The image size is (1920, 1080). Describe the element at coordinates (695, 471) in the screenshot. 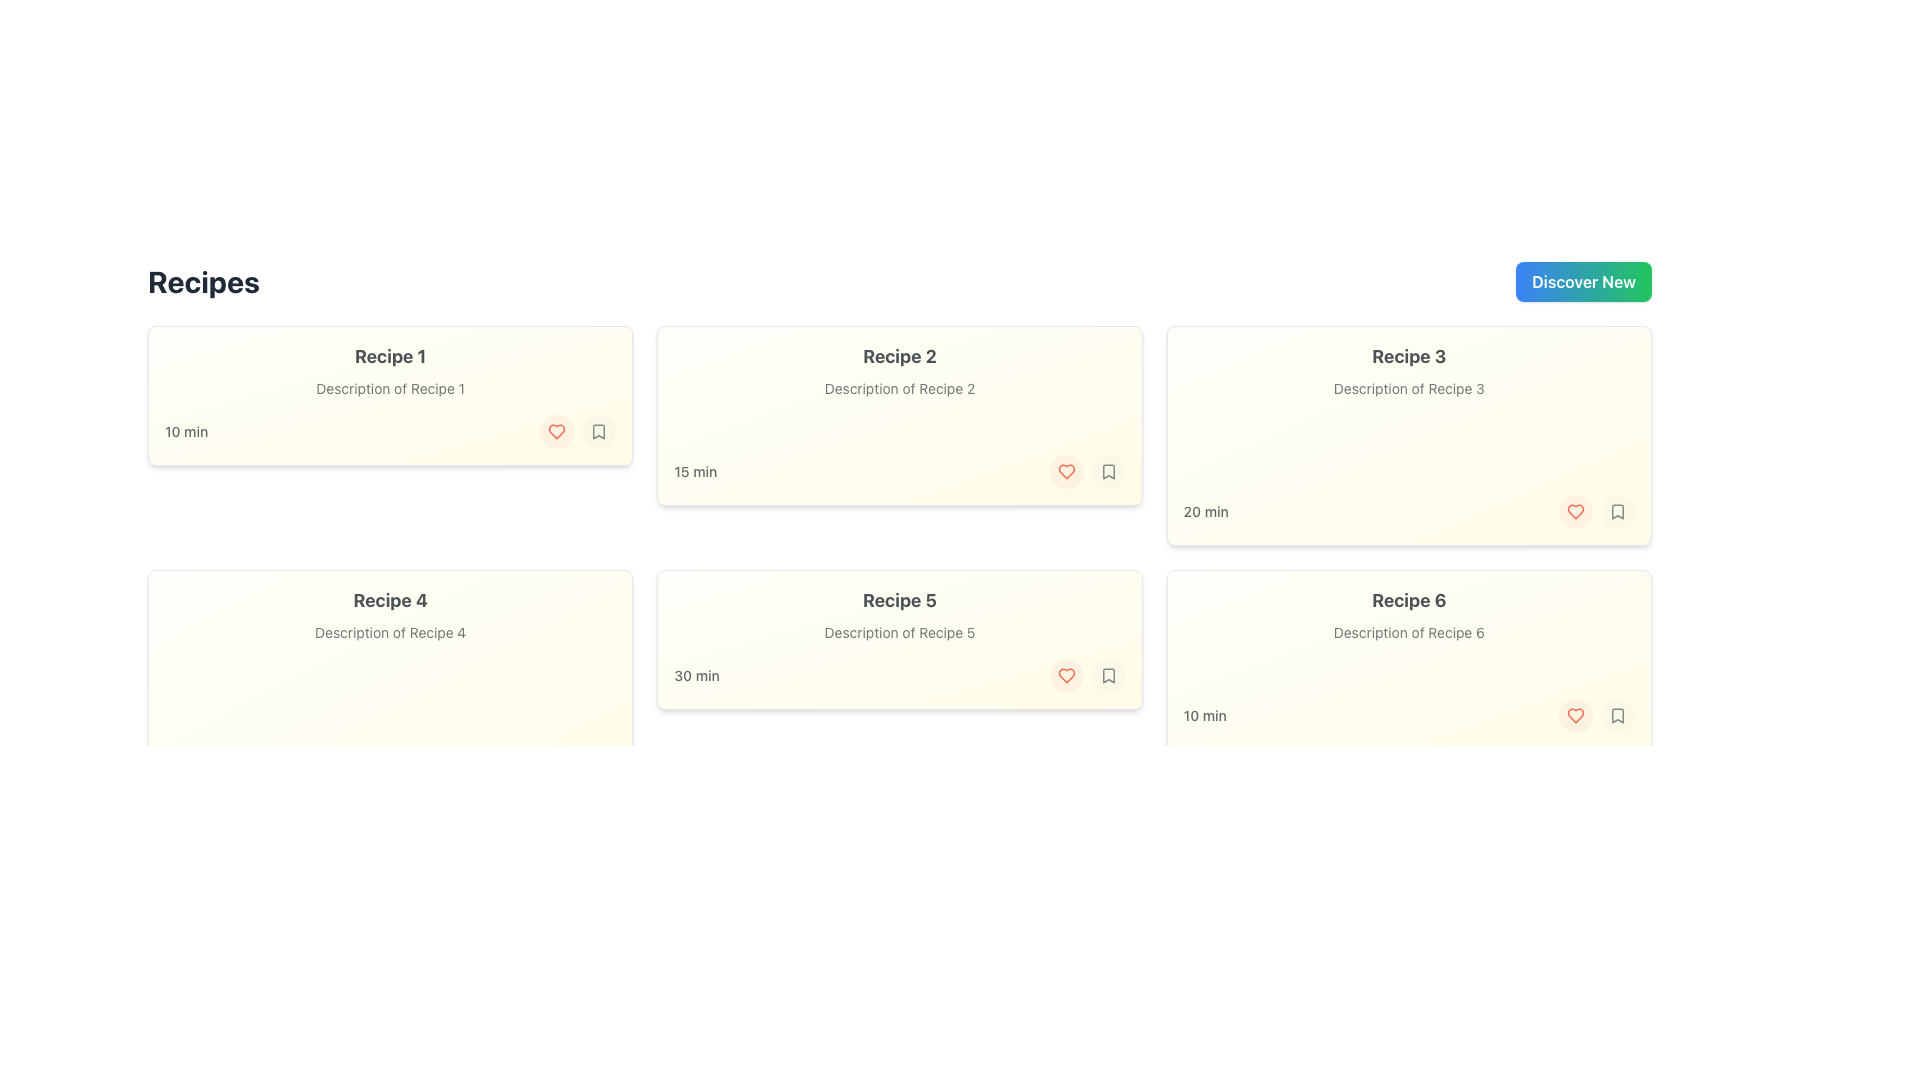

I see `the text label displaying the estimated preparation or cooking time for Recipe 2, located within the card component of Recipe 2` at that location.